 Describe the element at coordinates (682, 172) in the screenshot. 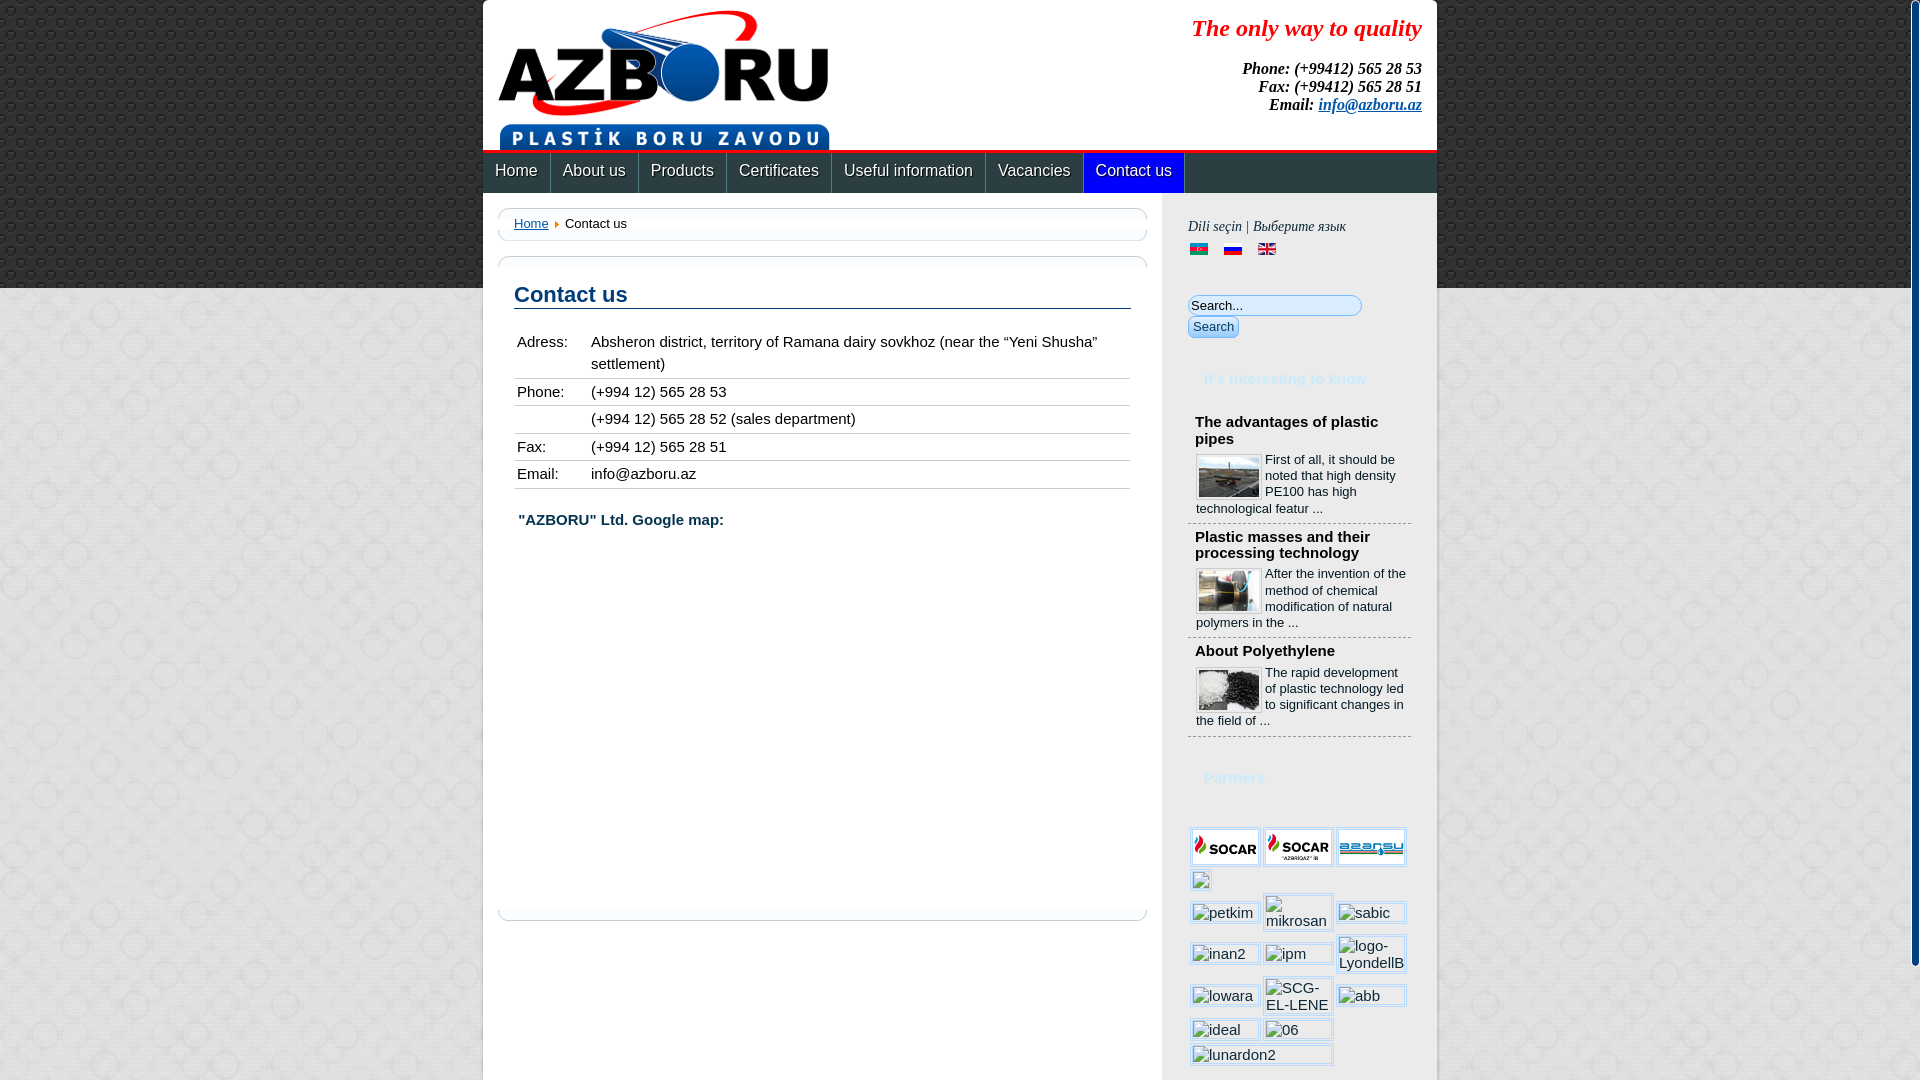

I see `'Products'` at that location.